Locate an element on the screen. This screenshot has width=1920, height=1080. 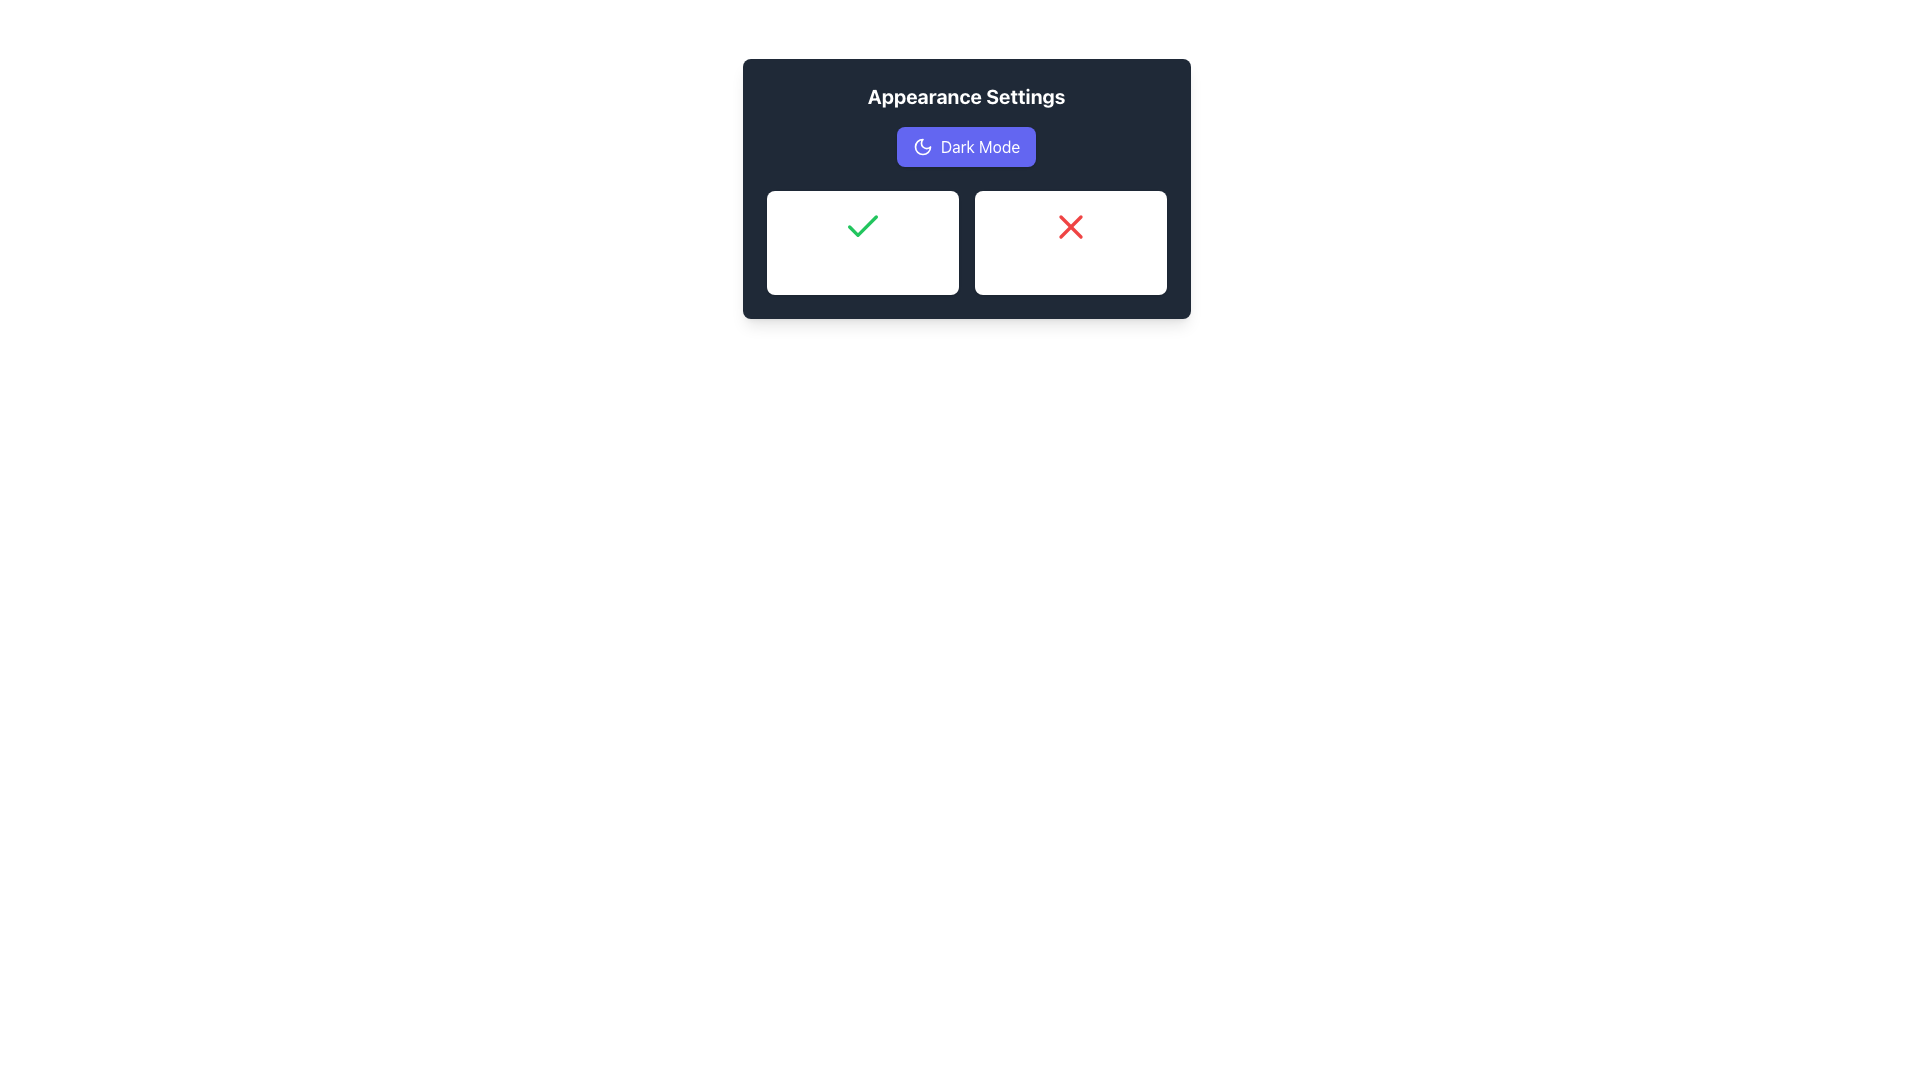
the Text label that serves as a header or title for the dark mode settings and options is located at coordinates (966, 96).